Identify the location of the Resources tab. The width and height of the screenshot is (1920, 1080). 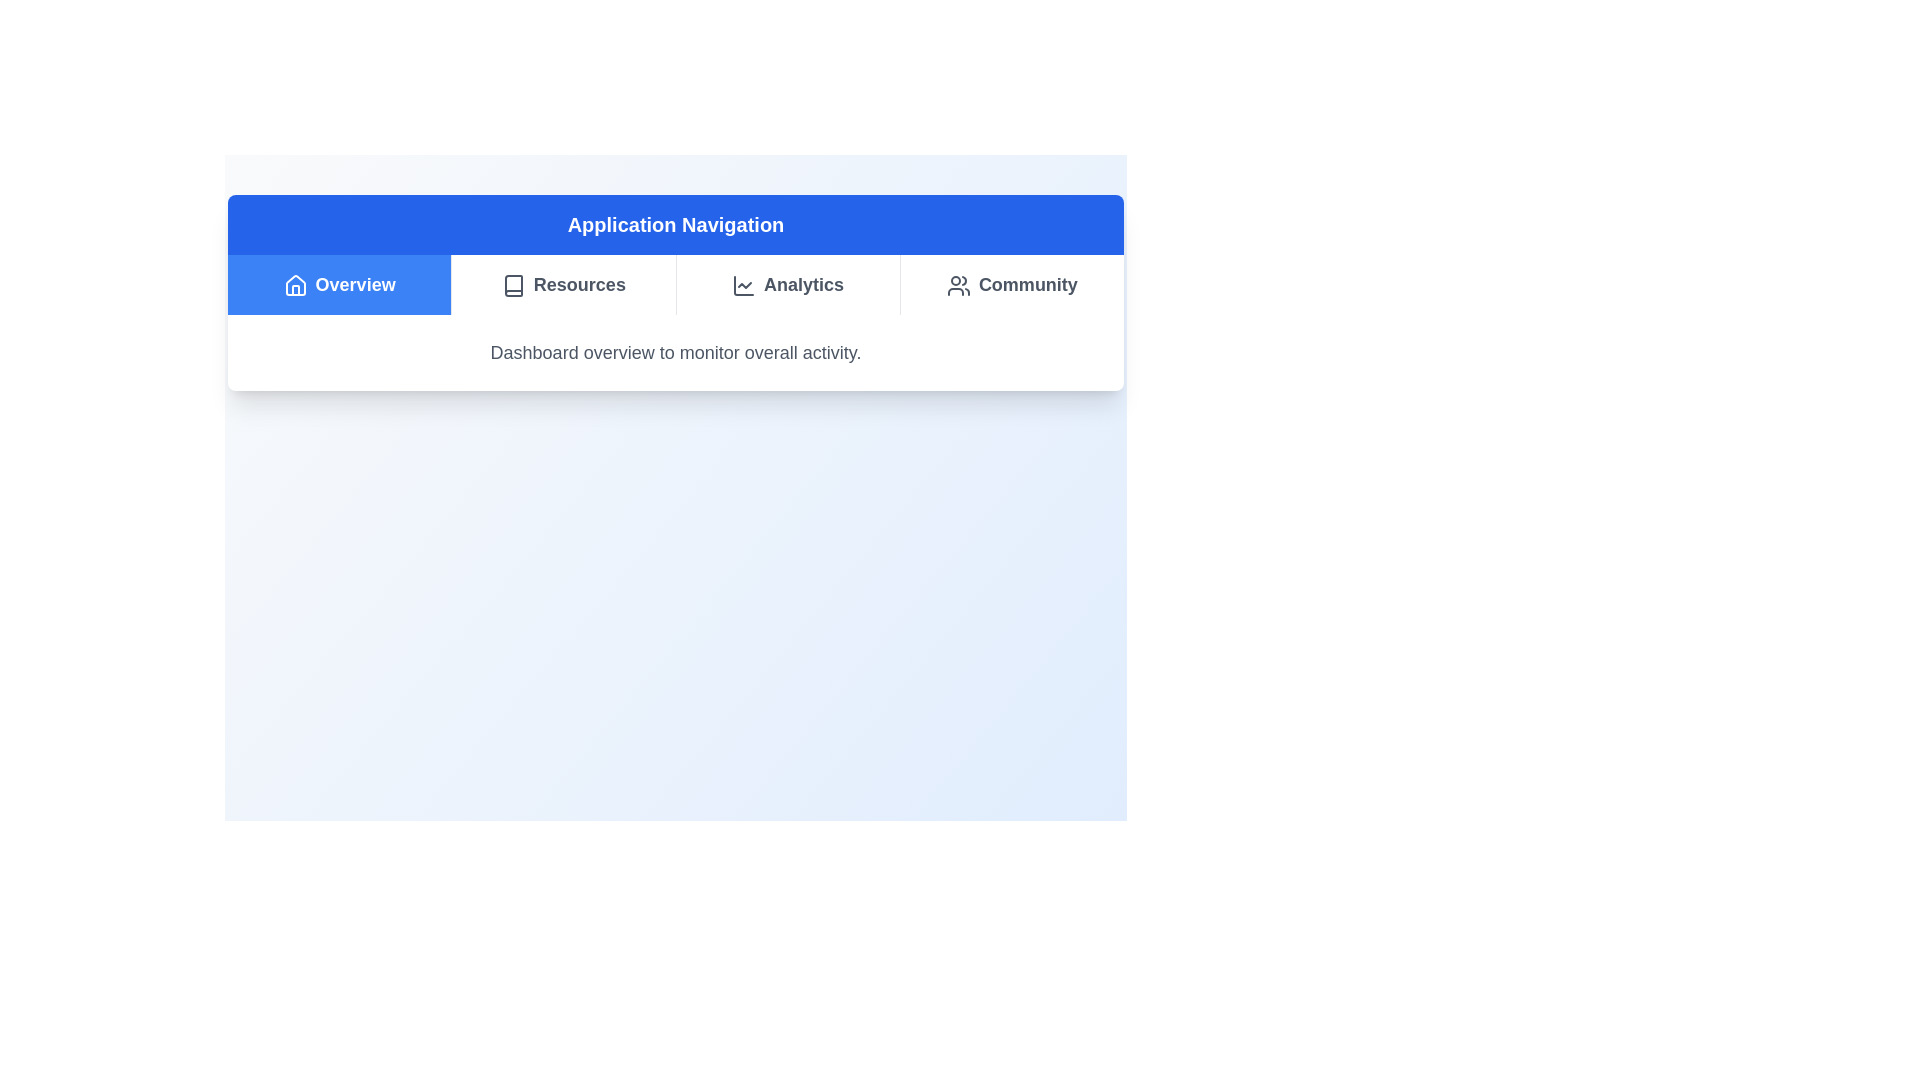
(562, 285).